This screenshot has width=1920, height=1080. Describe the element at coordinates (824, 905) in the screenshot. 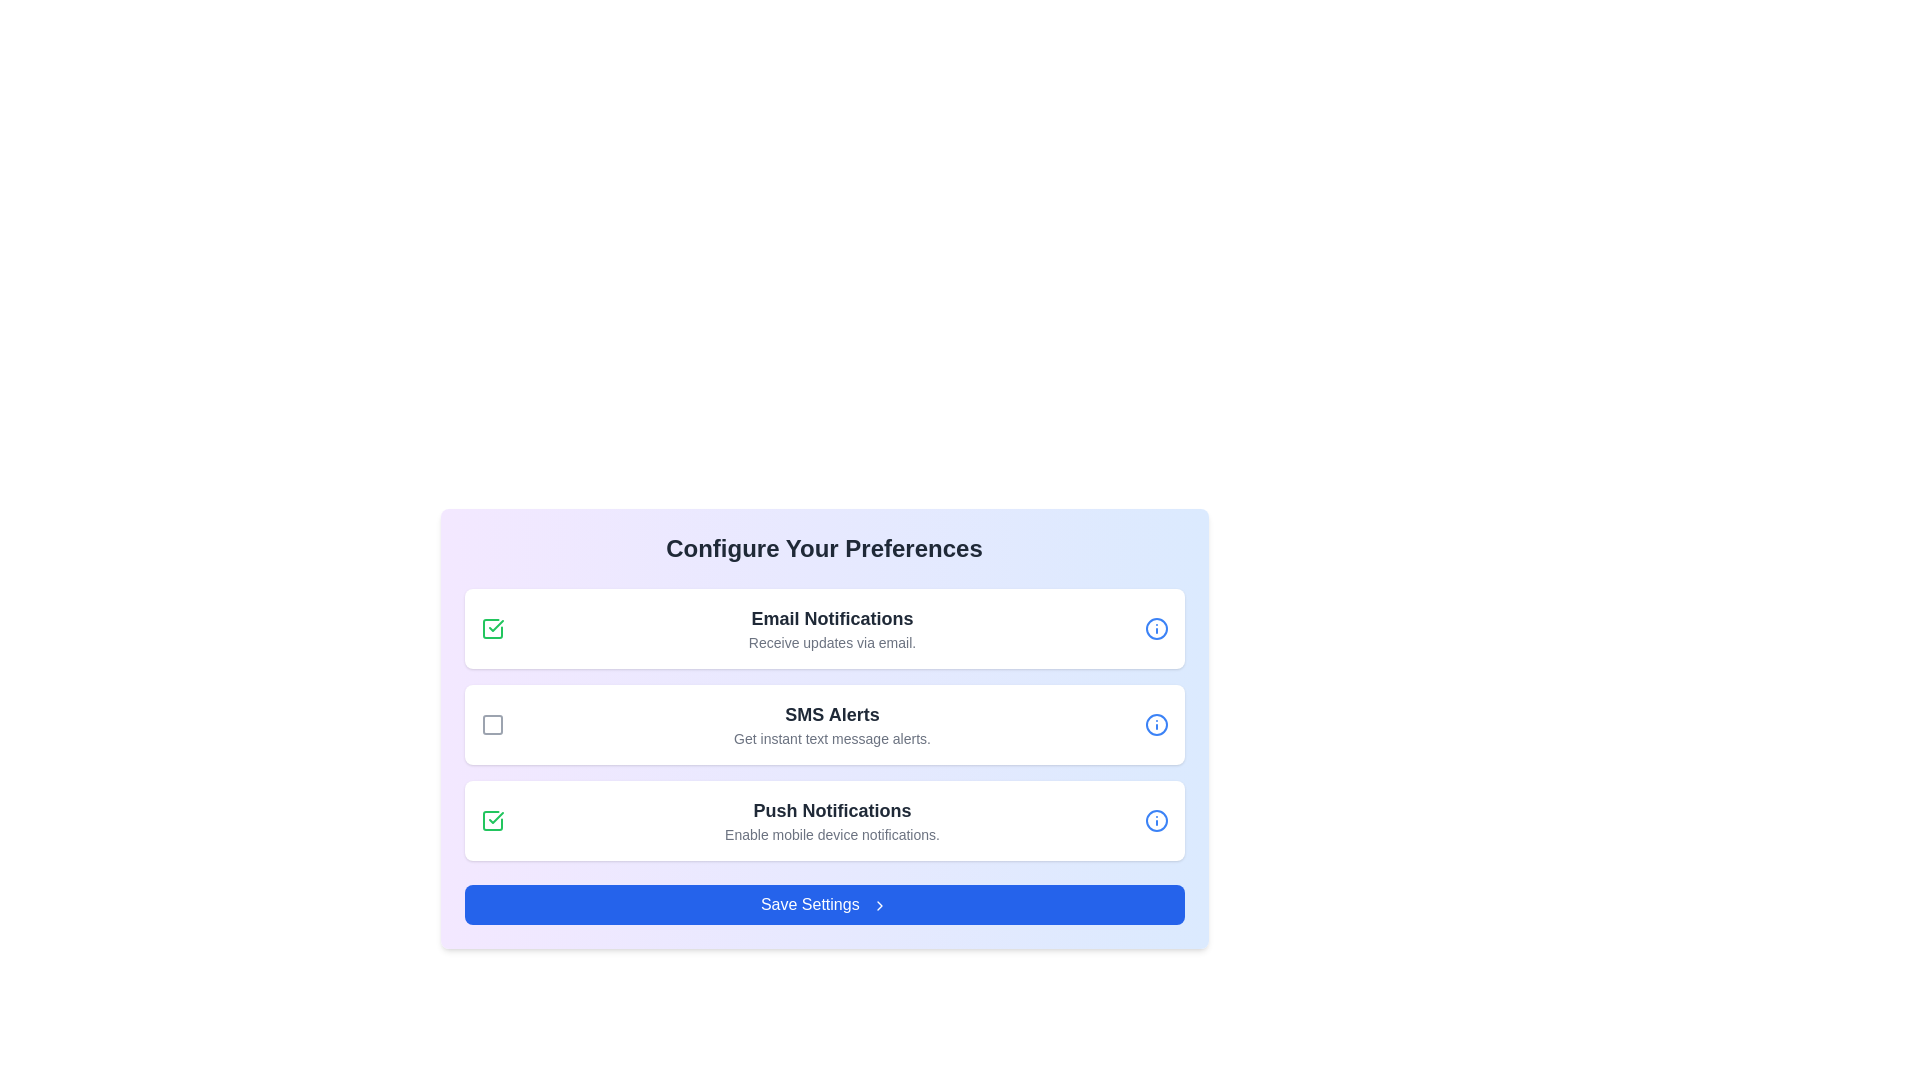

I see `the 'Save Settings' button, which has a vibrant blue background, white text, and a right-pointing arrow icon` at that location.